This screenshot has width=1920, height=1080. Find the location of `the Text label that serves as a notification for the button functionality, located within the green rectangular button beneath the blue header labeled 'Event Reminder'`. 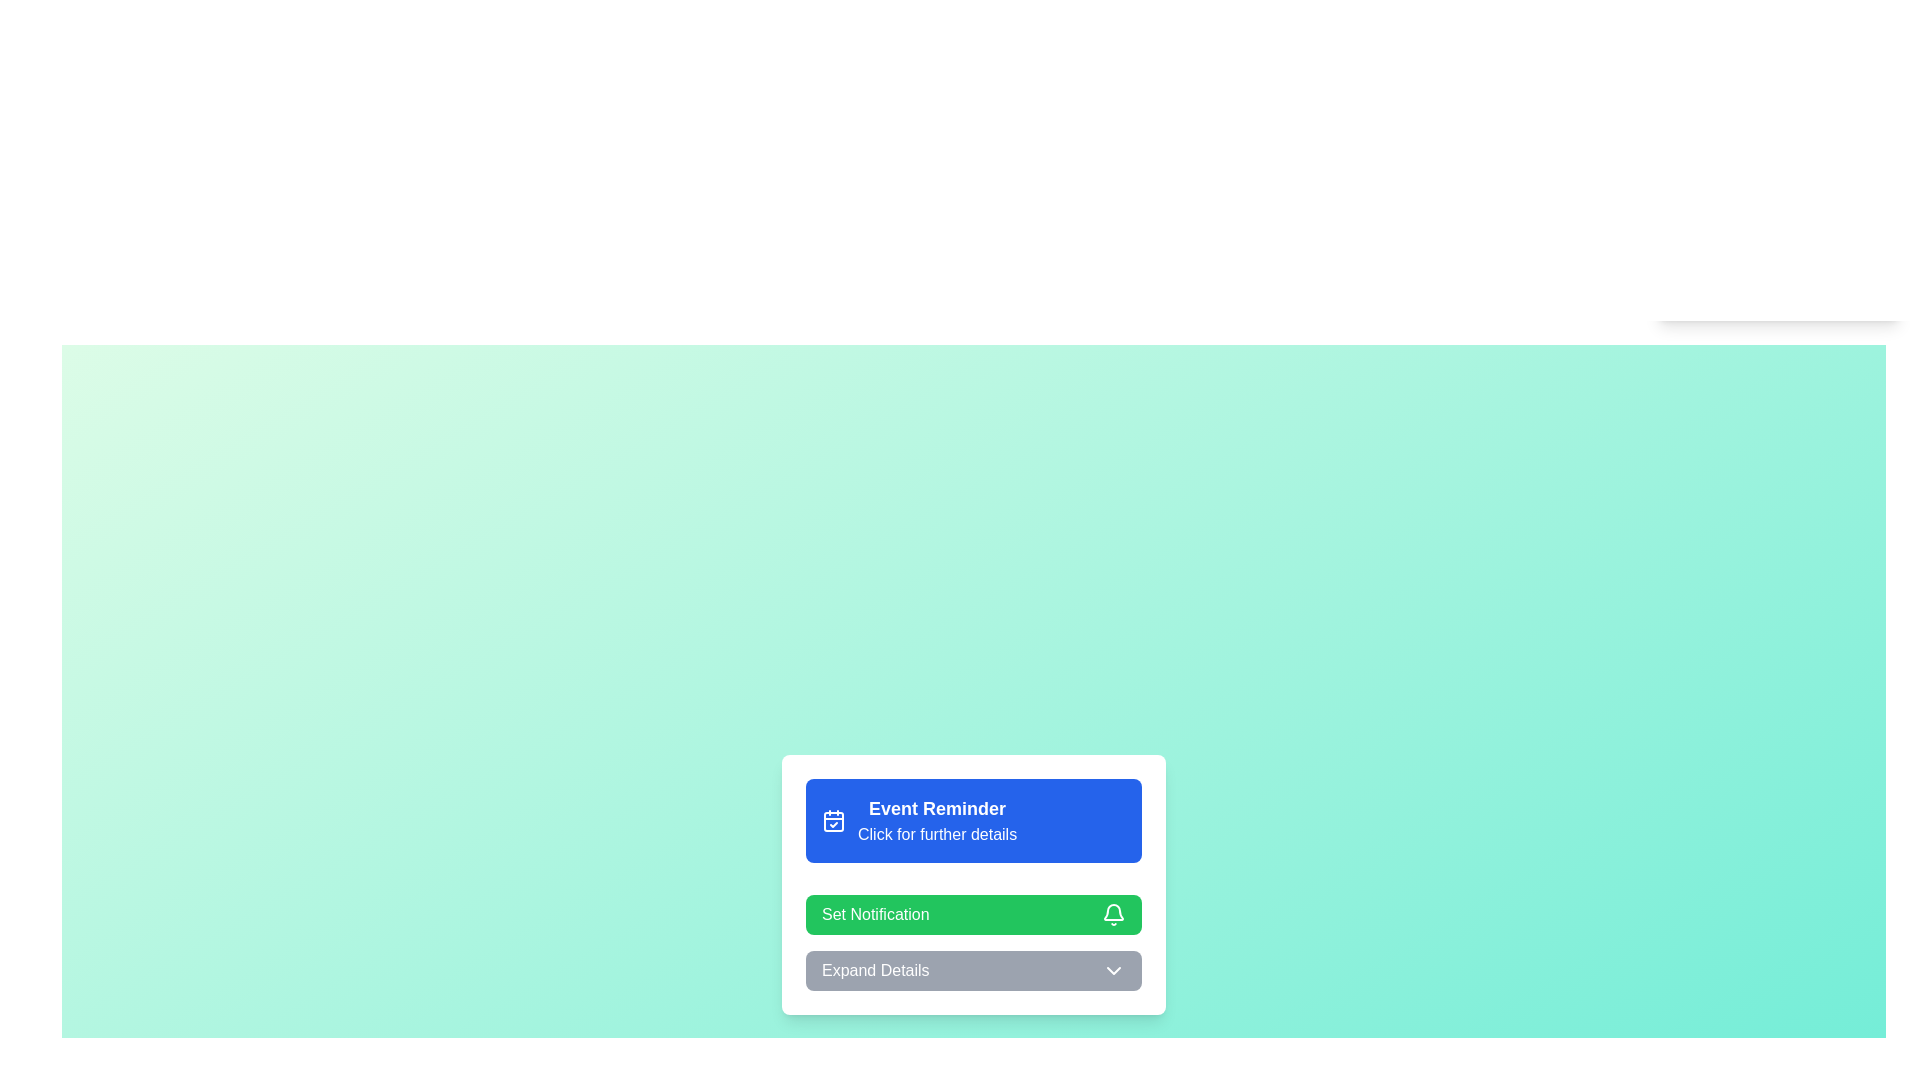

the Text label that serves as a notification for the button functionality, located within the green rectangular button beneath the blue header labeled 'Event Reminder' is located at coordinates (875, 914).